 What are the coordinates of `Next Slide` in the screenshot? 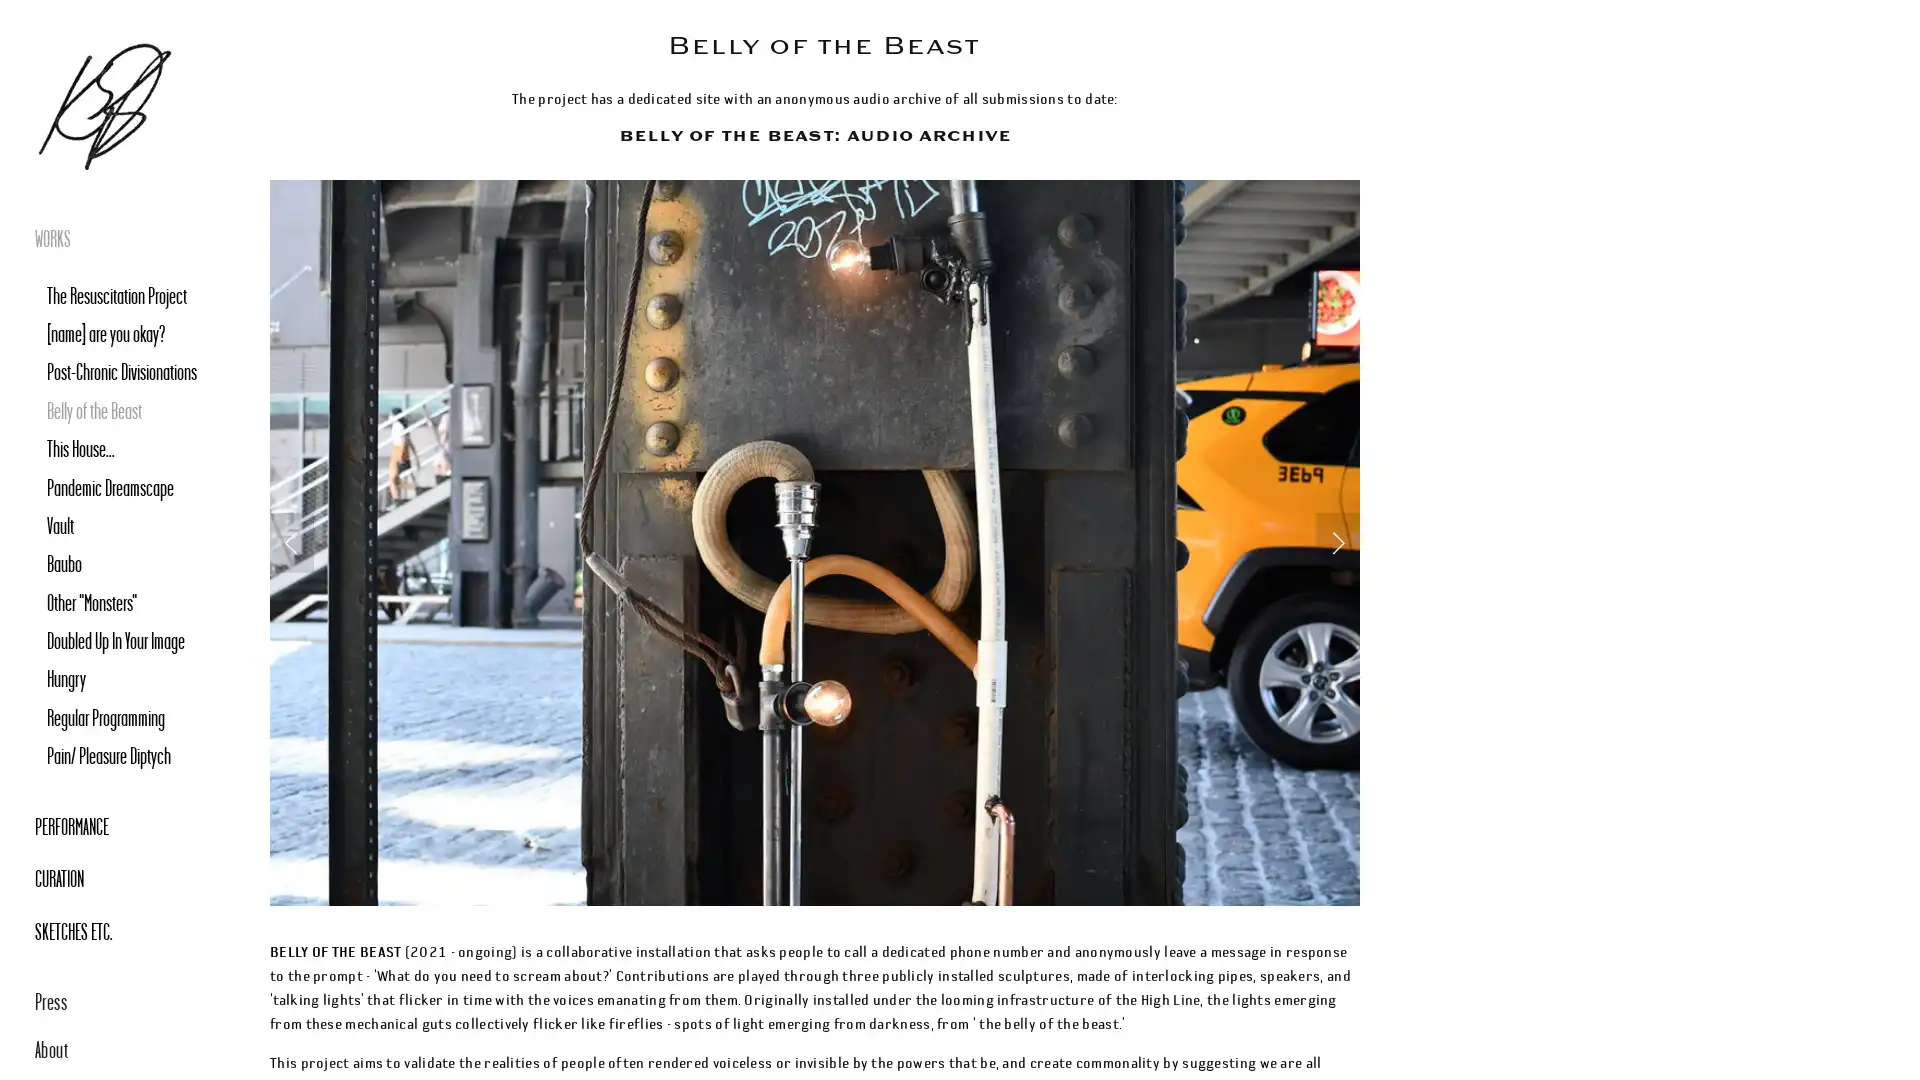 It's located at (1338, 542).